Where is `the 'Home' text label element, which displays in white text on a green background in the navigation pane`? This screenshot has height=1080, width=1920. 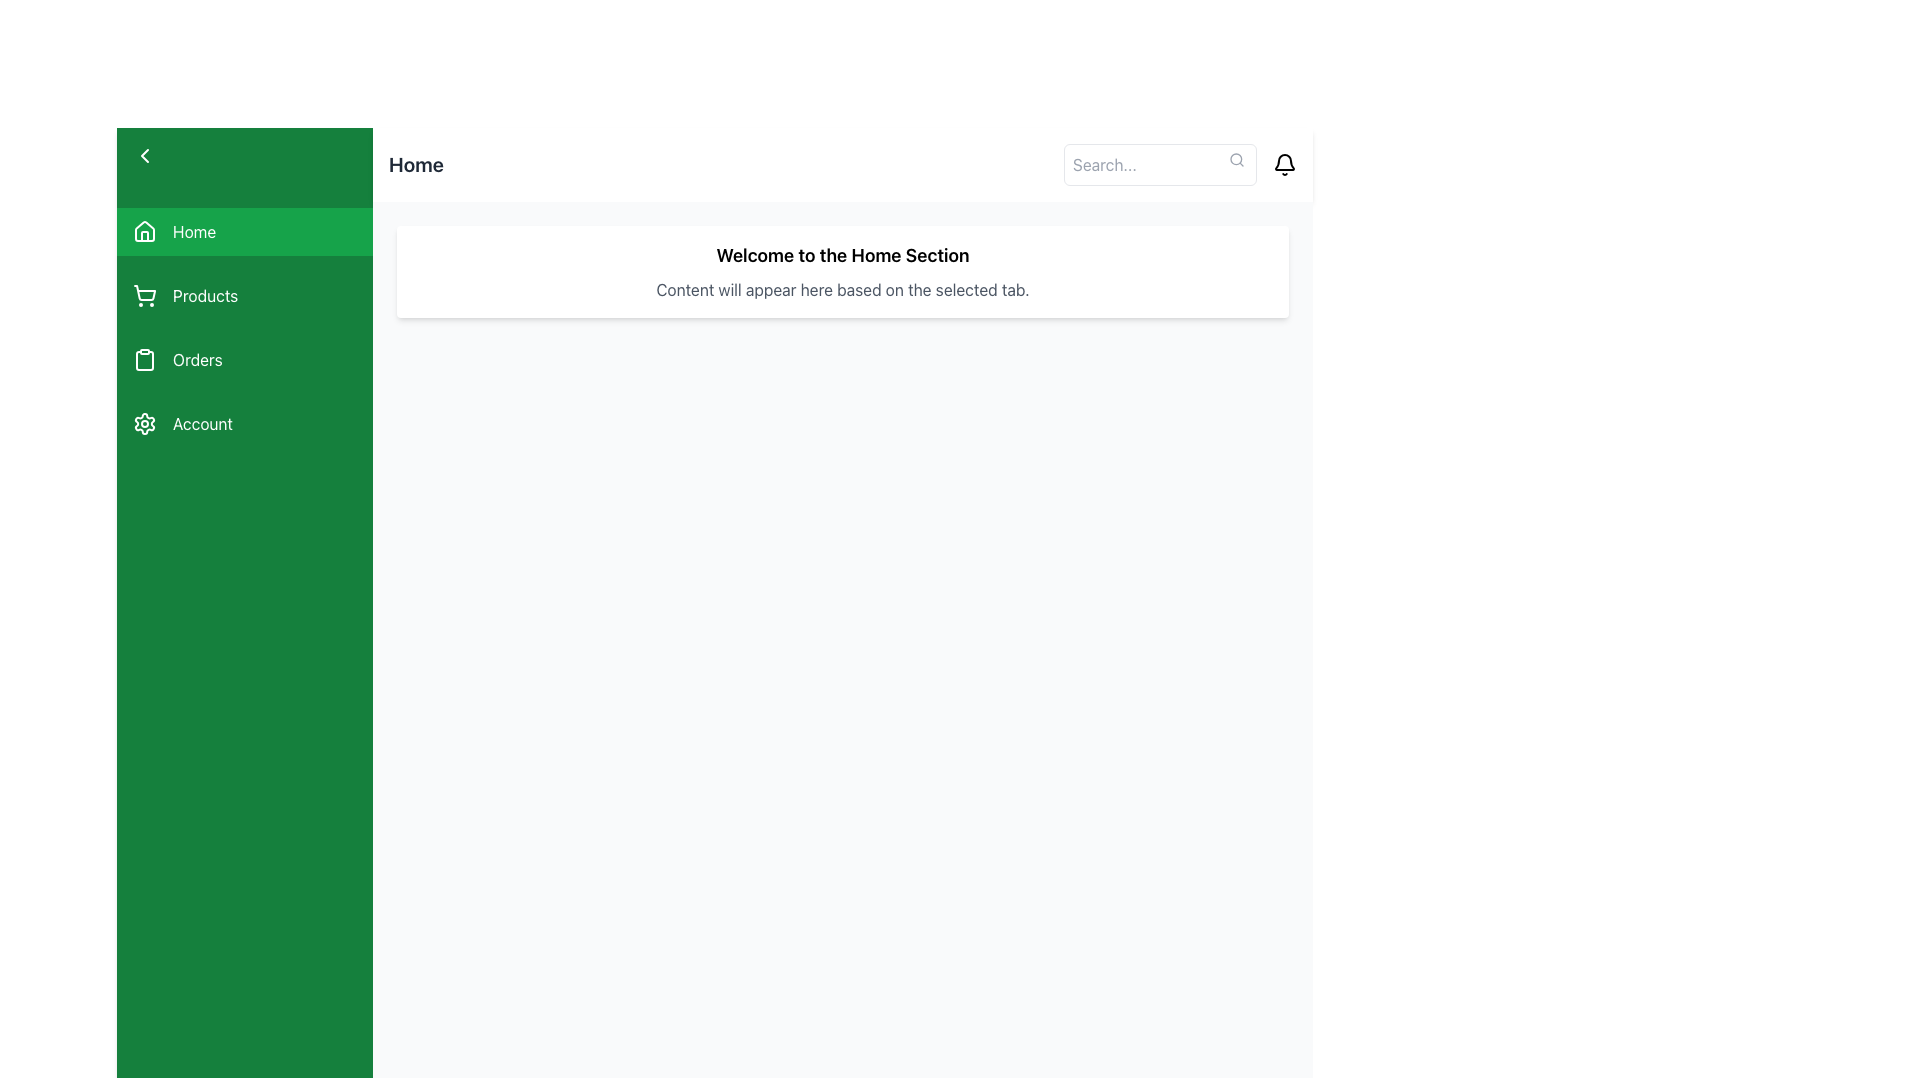
the 'Home' text label element, which displays in white text on a green background in the navigation pane is located at coordinates (194, 230).